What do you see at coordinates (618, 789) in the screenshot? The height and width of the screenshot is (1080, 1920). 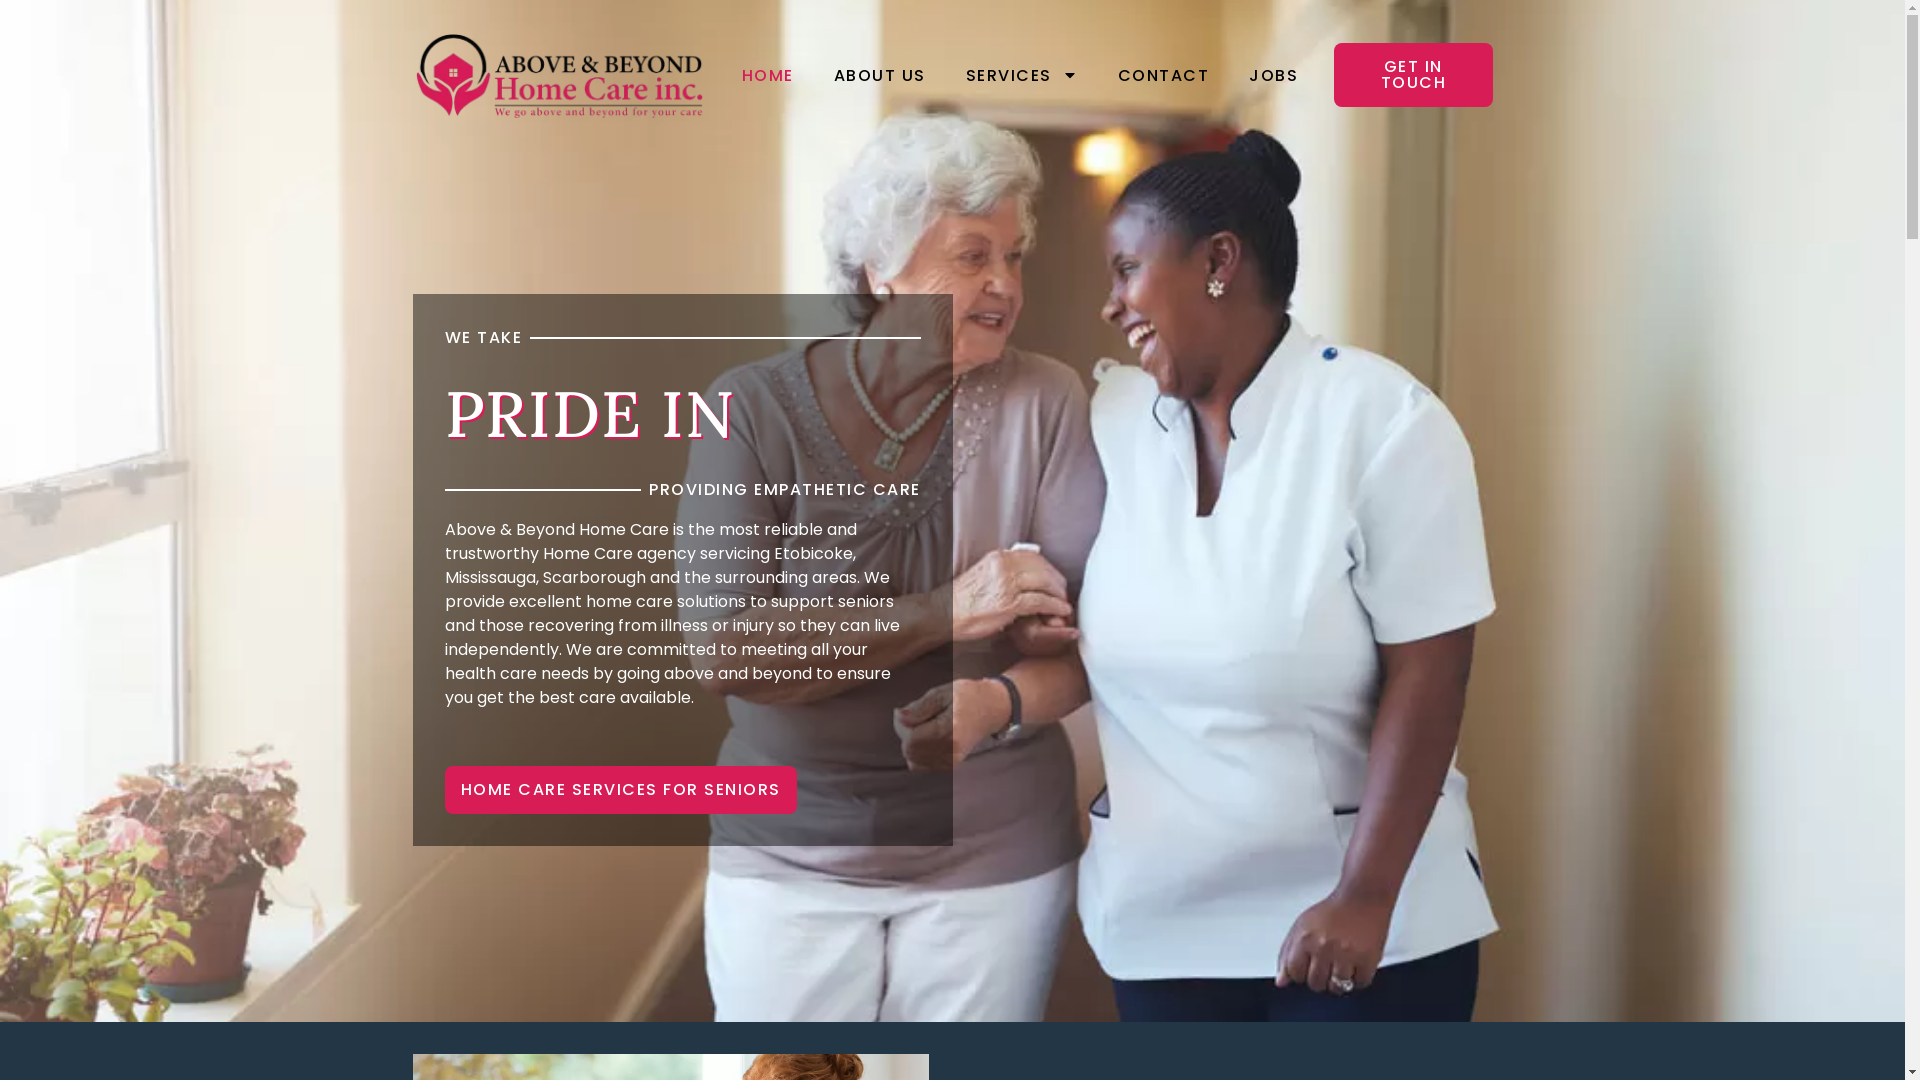 I see `'HOME CARE SERVICES FOR SENIORS'` at bounding box center [618, 789].